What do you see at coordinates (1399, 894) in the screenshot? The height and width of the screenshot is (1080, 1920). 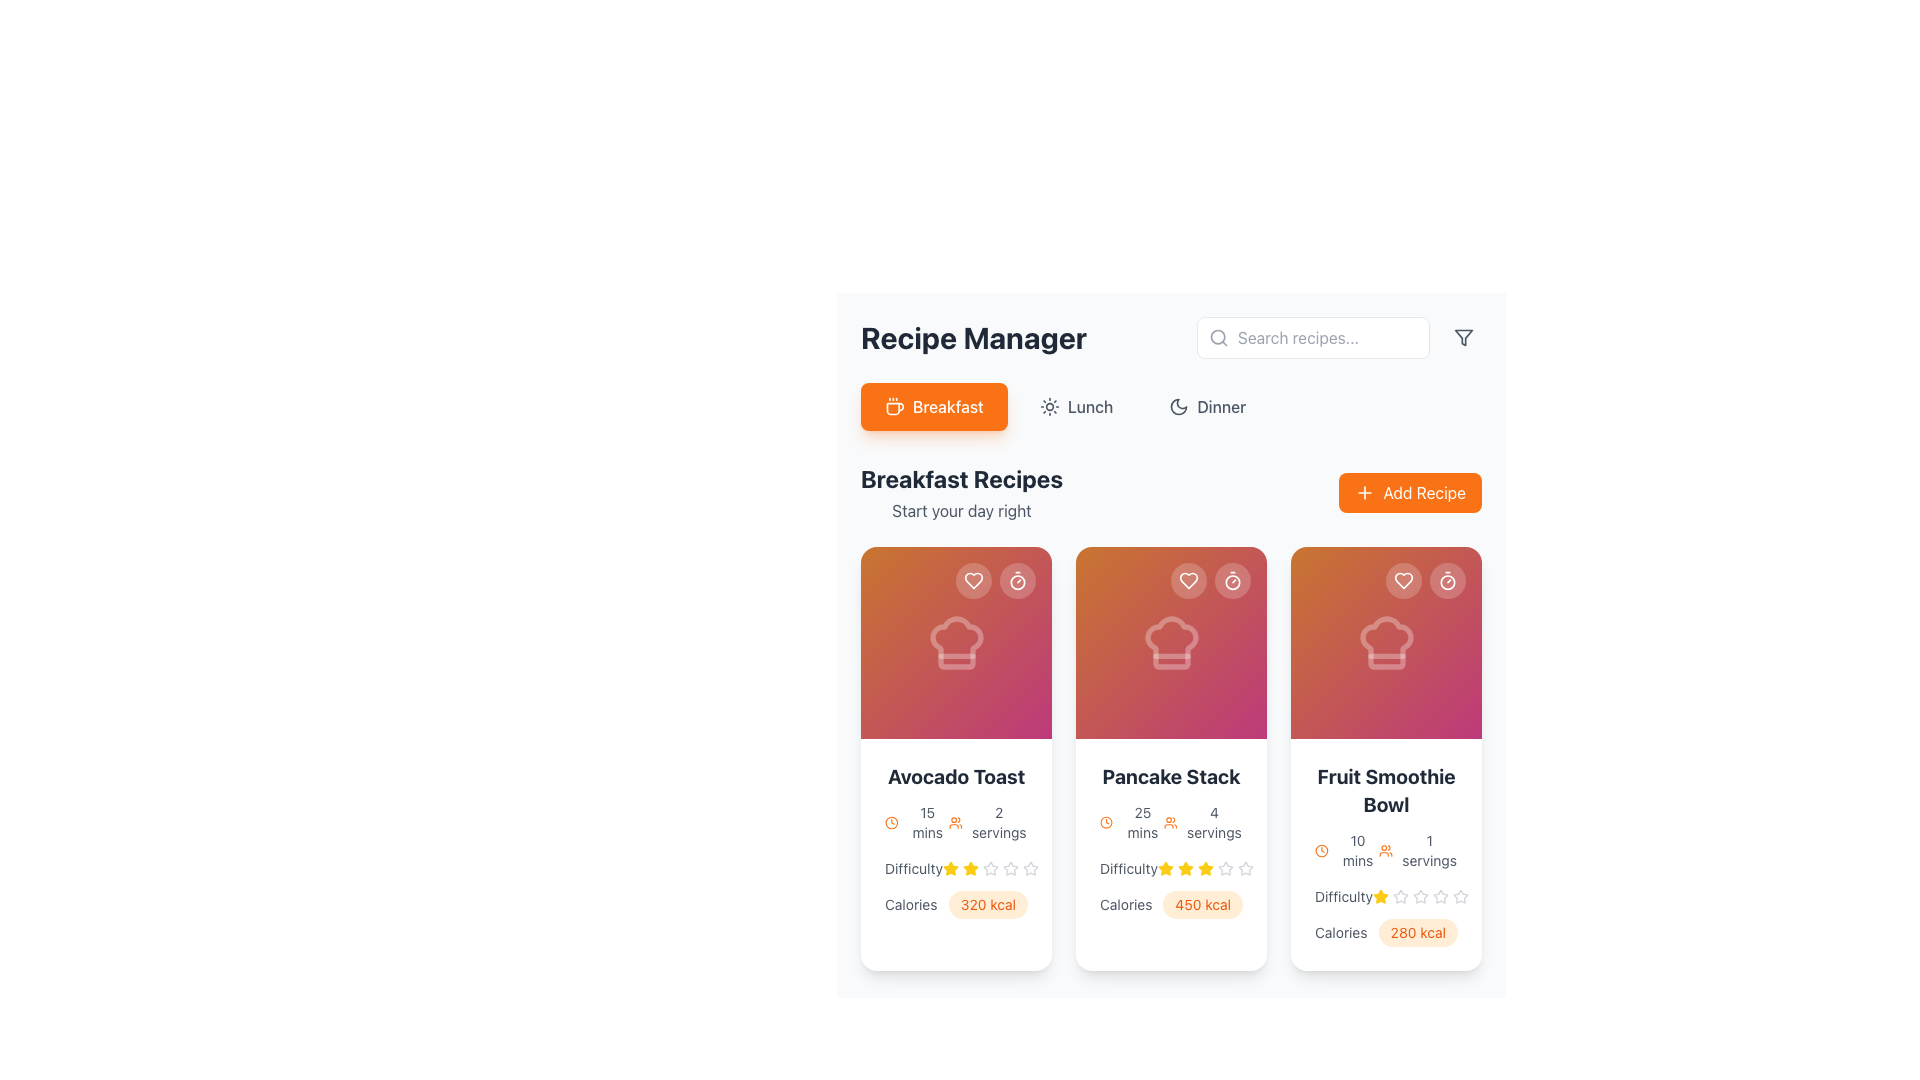 I see `the second star-shaped icon in the difficulty rating section of the 'Fruit Smoothie Bowl' recipe card to rate it` at bounding box center [1399, 894].